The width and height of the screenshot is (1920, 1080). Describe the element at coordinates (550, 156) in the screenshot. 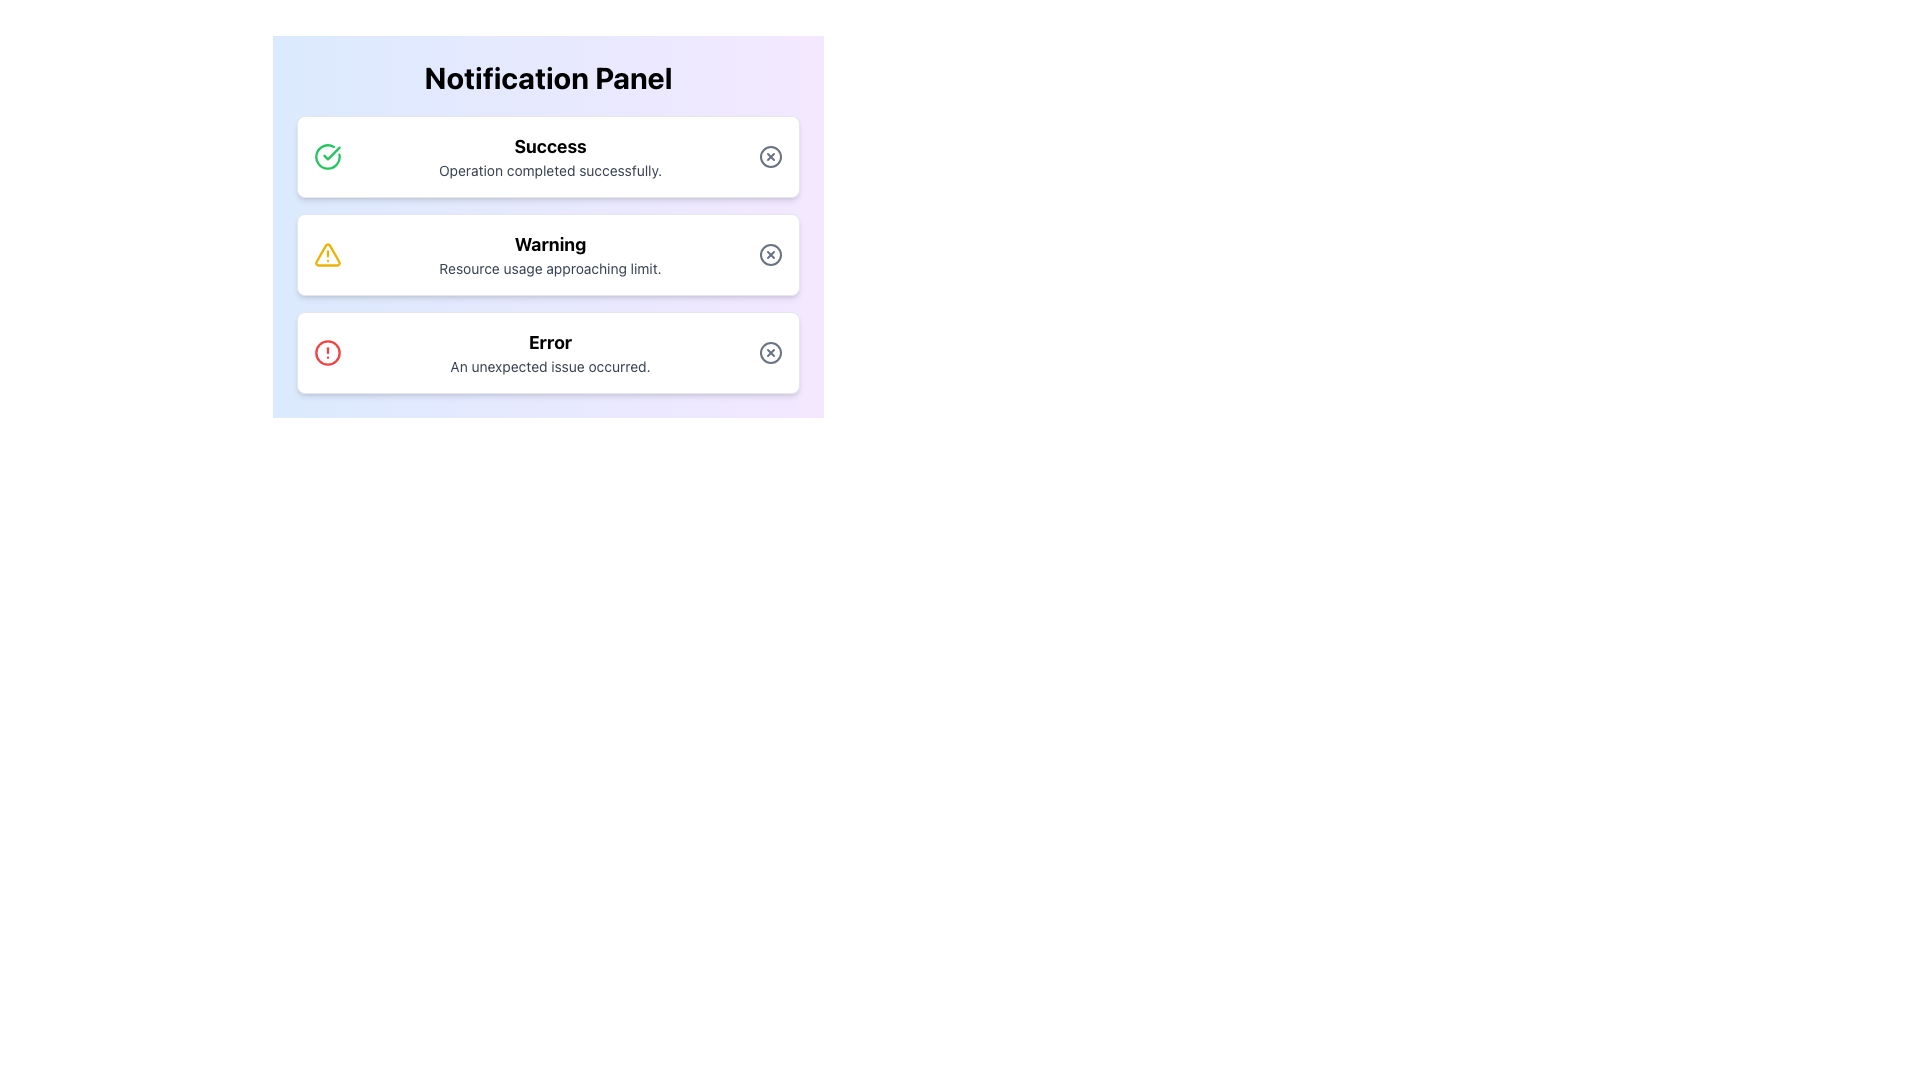

I see `informational message displayed in the first notification card, which indicates a successful operation and is located to the right of a green checkmark icon` at that location.